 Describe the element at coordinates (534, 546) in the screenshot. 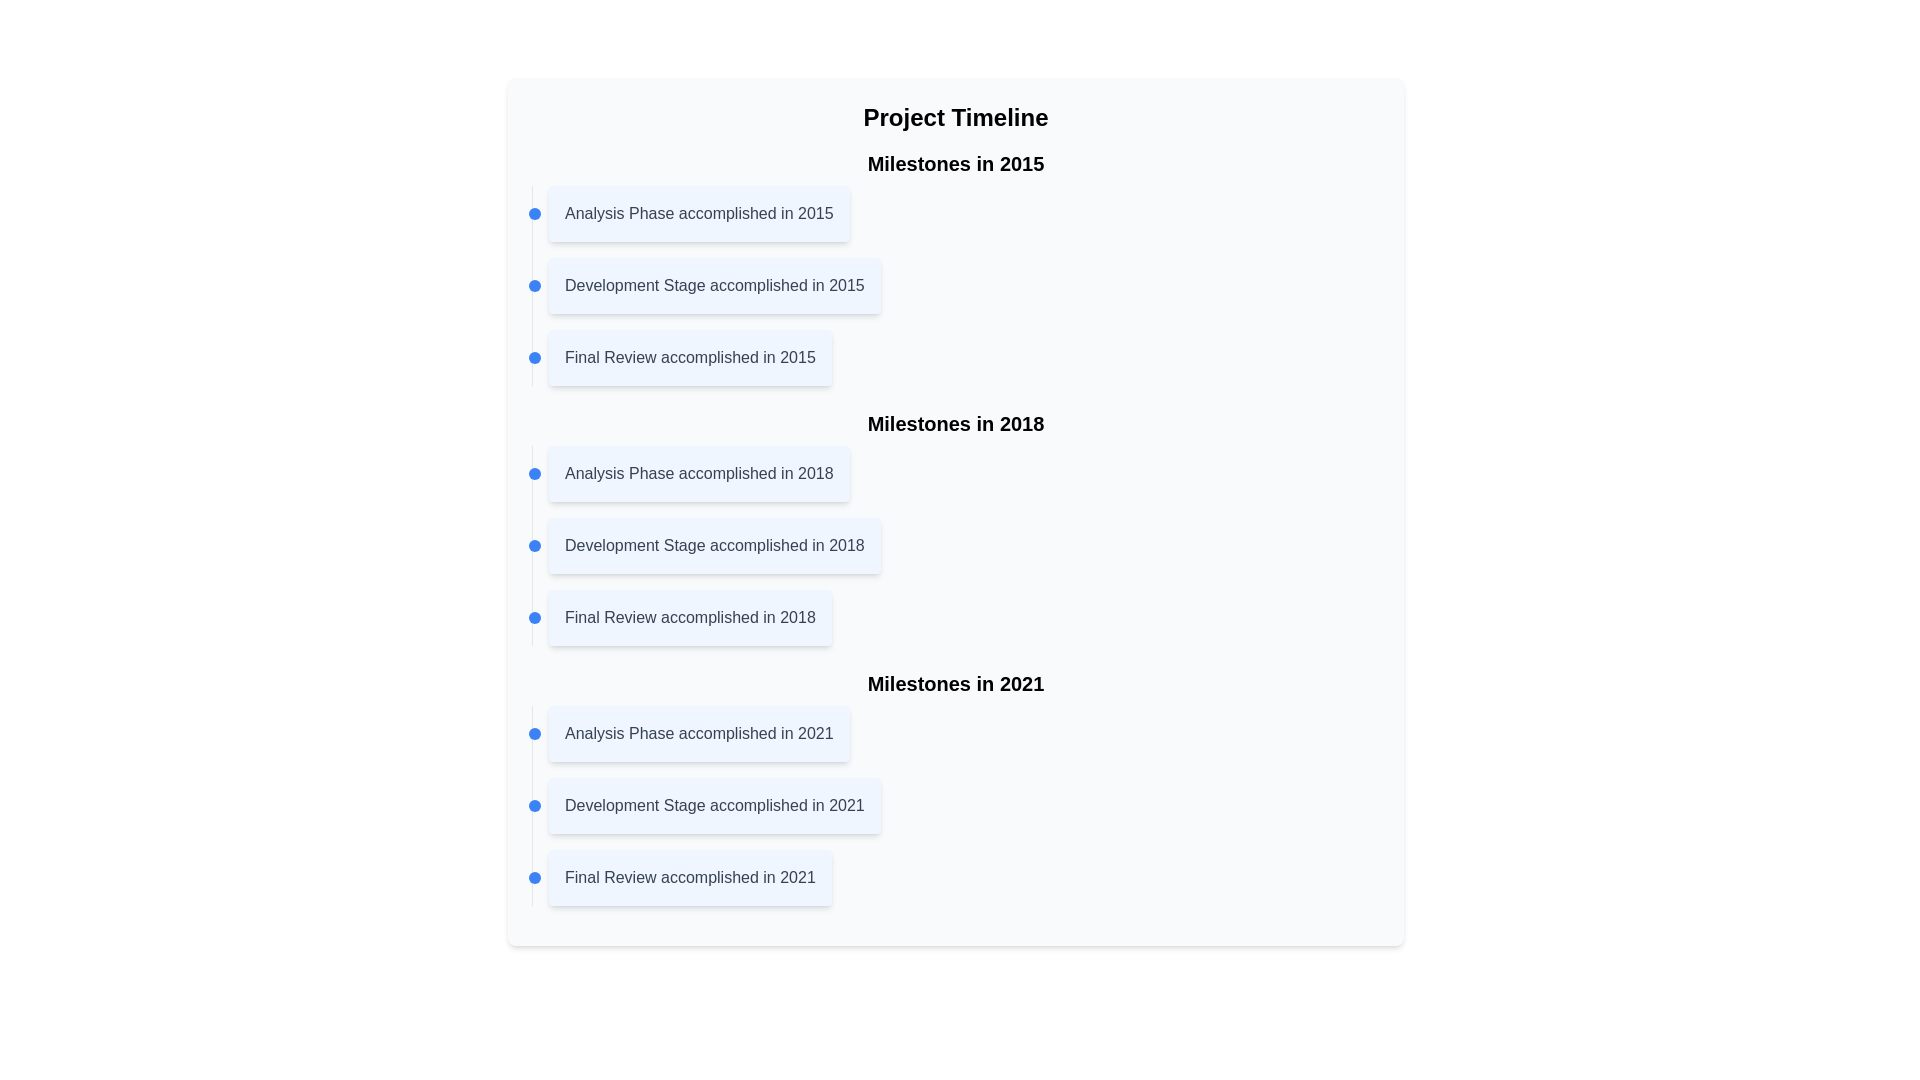

I see `the second blue decorative marker located to the left of the milestone text 'Development Stage accomplished in 2018' within the 'Milestones in 2018' group` at that location.